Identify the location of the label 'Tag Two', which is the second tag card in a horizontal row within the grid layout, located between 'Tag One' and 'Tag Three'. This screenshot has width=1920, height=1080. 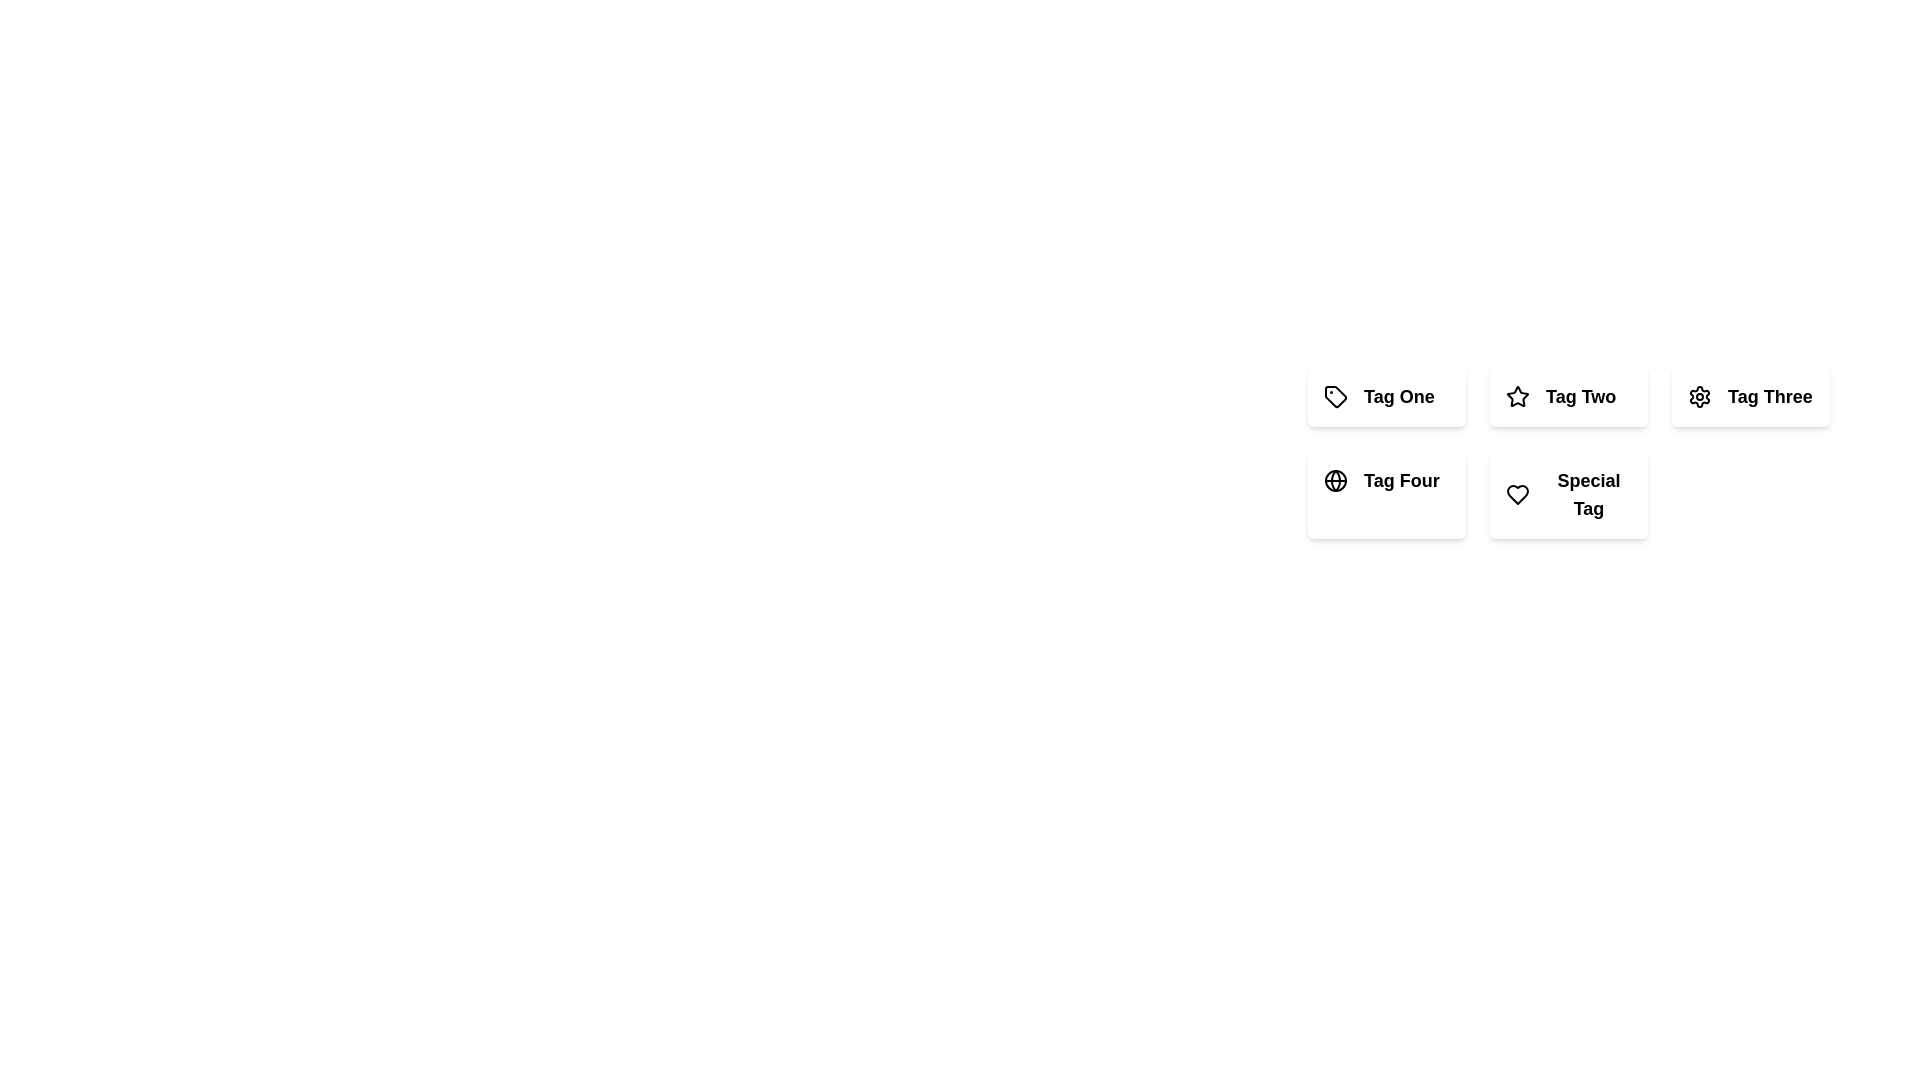
(1568, 397).